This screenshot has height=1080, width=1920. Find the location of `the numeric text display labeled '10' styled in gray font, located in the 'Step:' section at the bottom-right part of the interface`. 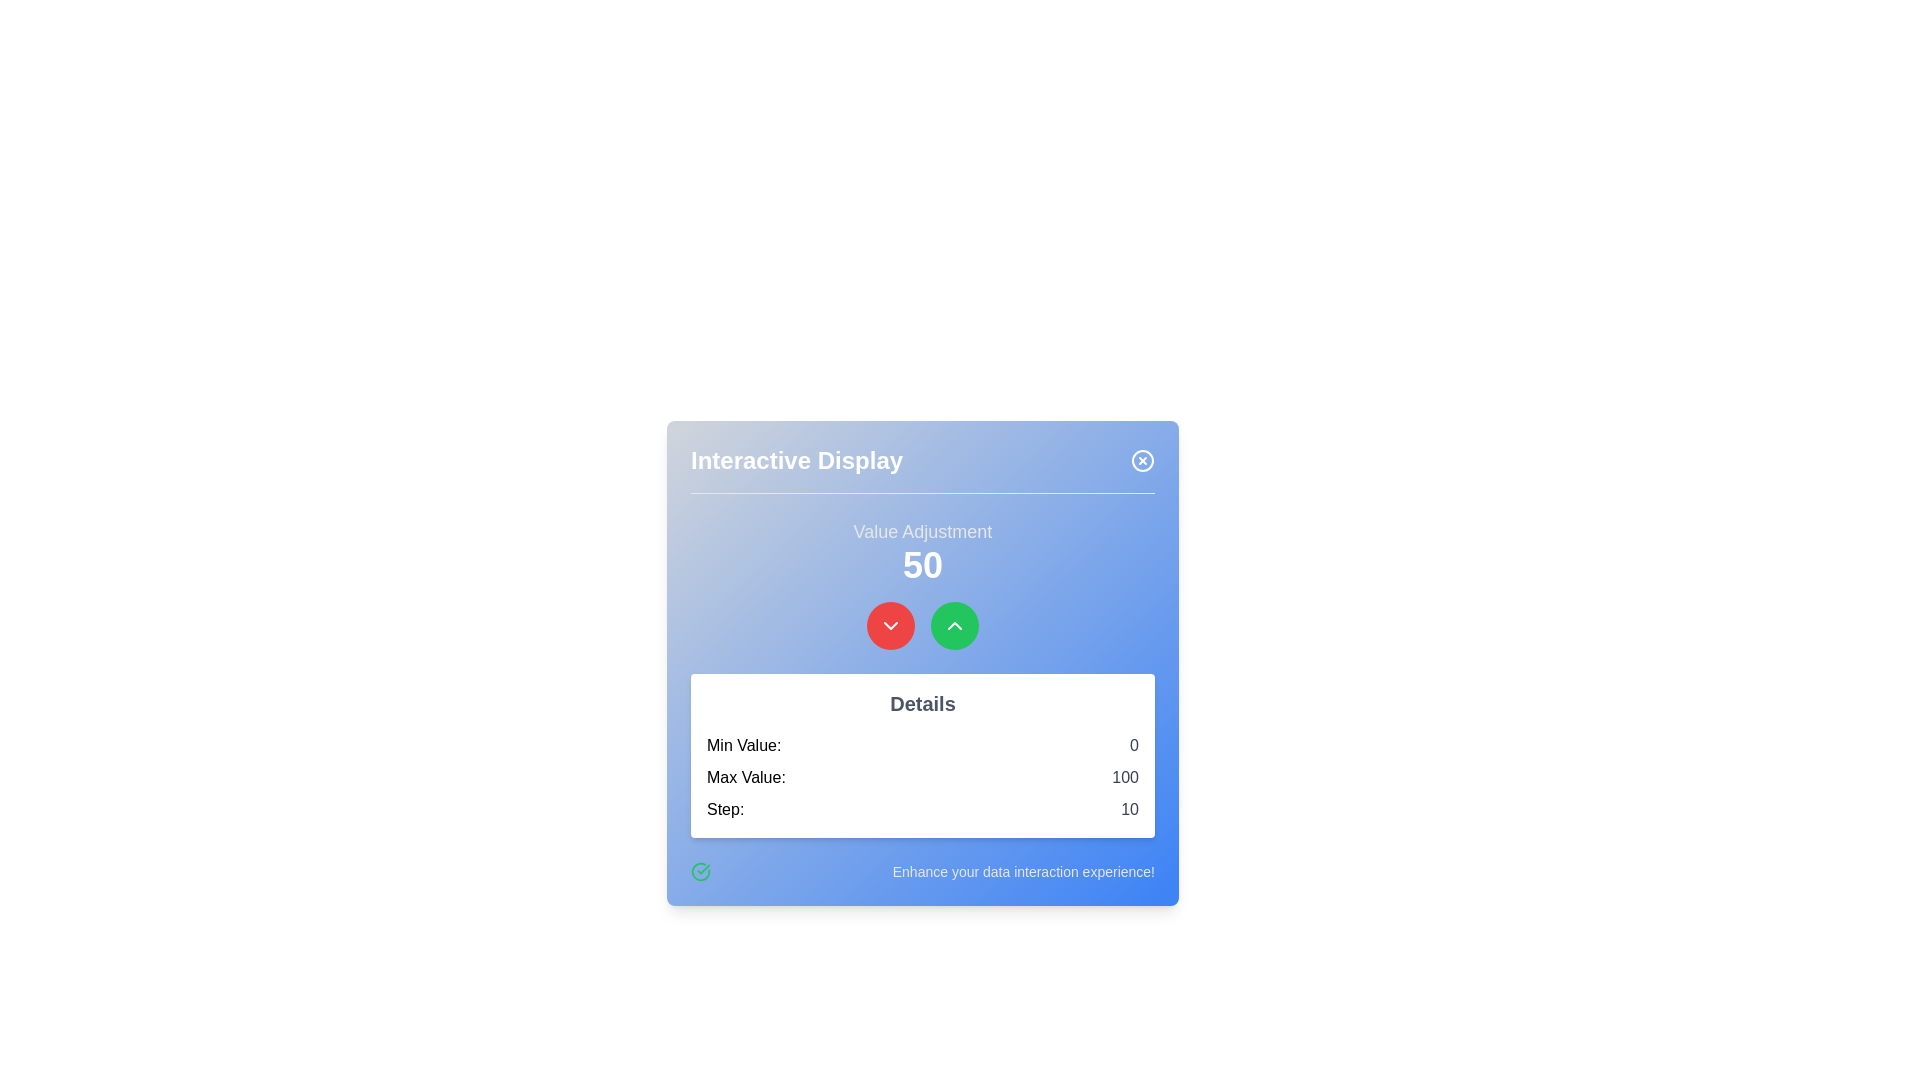

the numeric text display labeled '10' styled in gray font, located in the 'Step:' section at the bottom-right part of the interface is located at coordinates (1130, 810).